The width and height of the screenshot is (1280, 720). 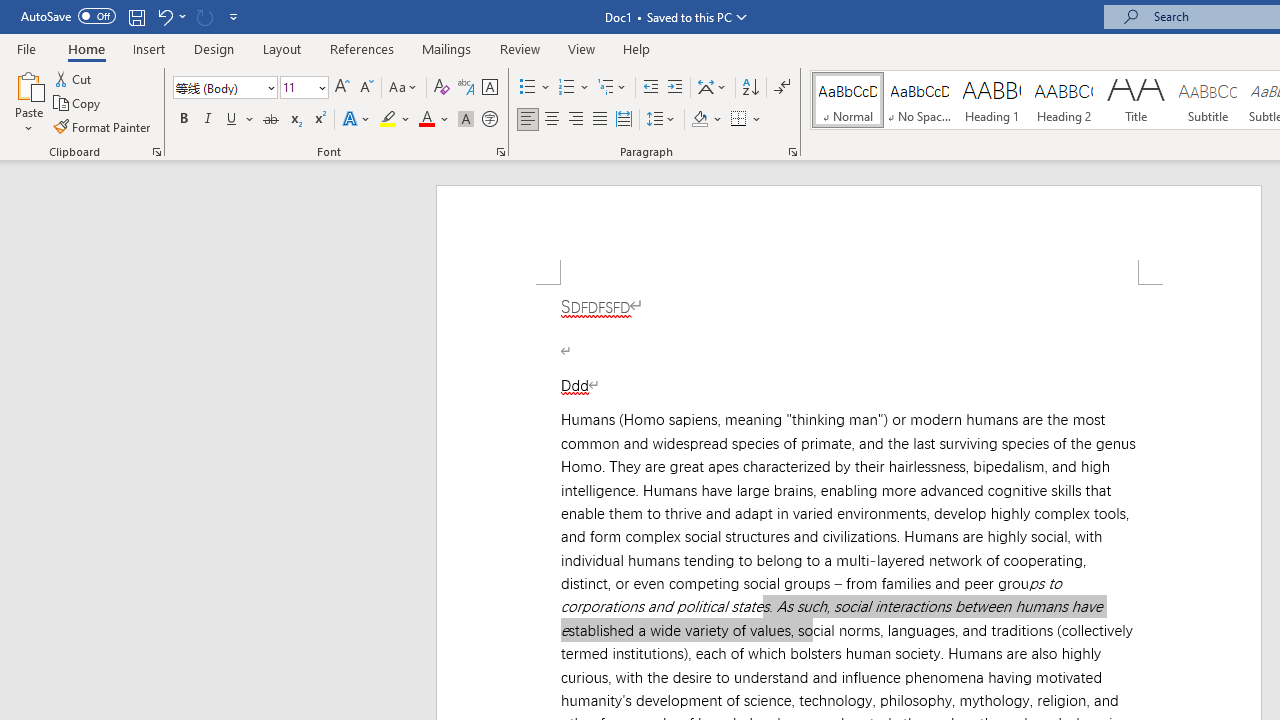 I want to click on 'Align Right', so click(x=575, y=119).